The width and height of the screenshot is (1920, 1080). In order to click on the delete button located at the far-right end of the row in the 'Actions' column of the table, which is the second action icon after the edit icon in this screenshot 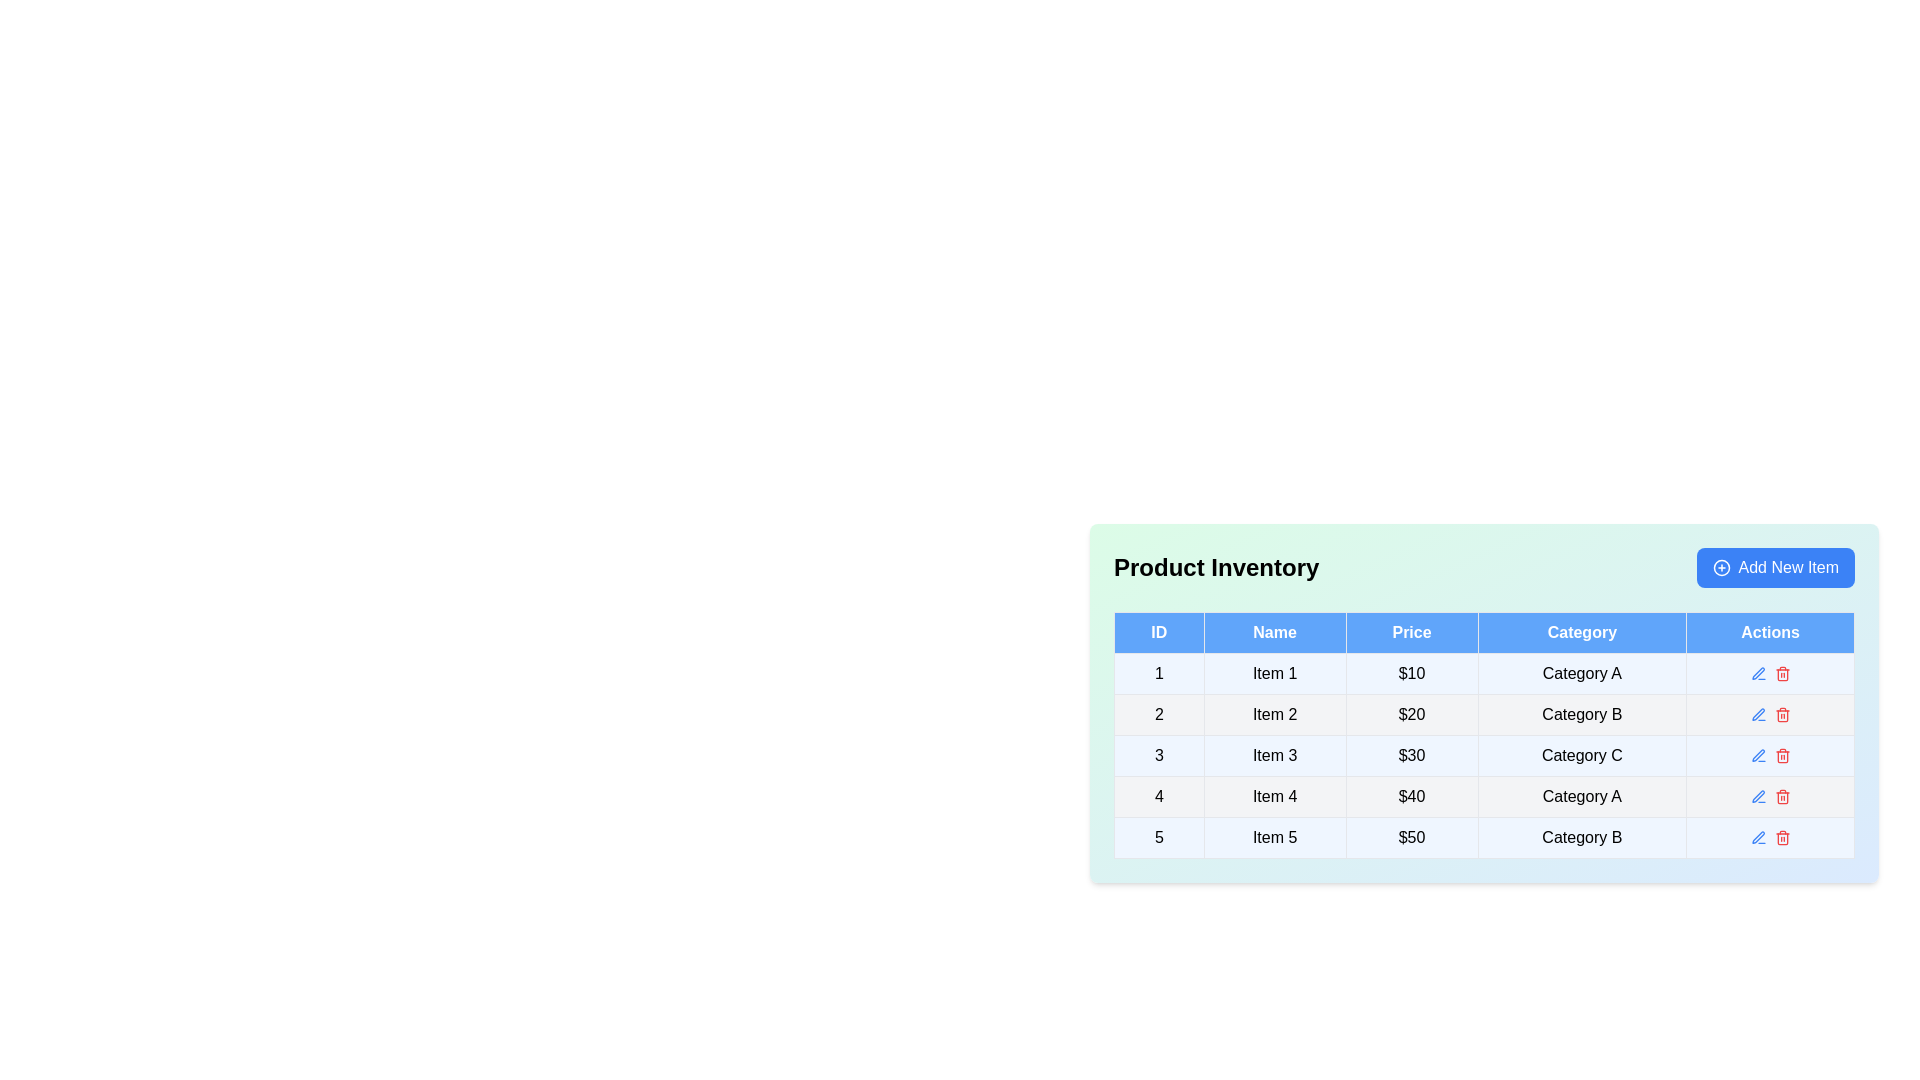, I will do `click(1782, 674)`.